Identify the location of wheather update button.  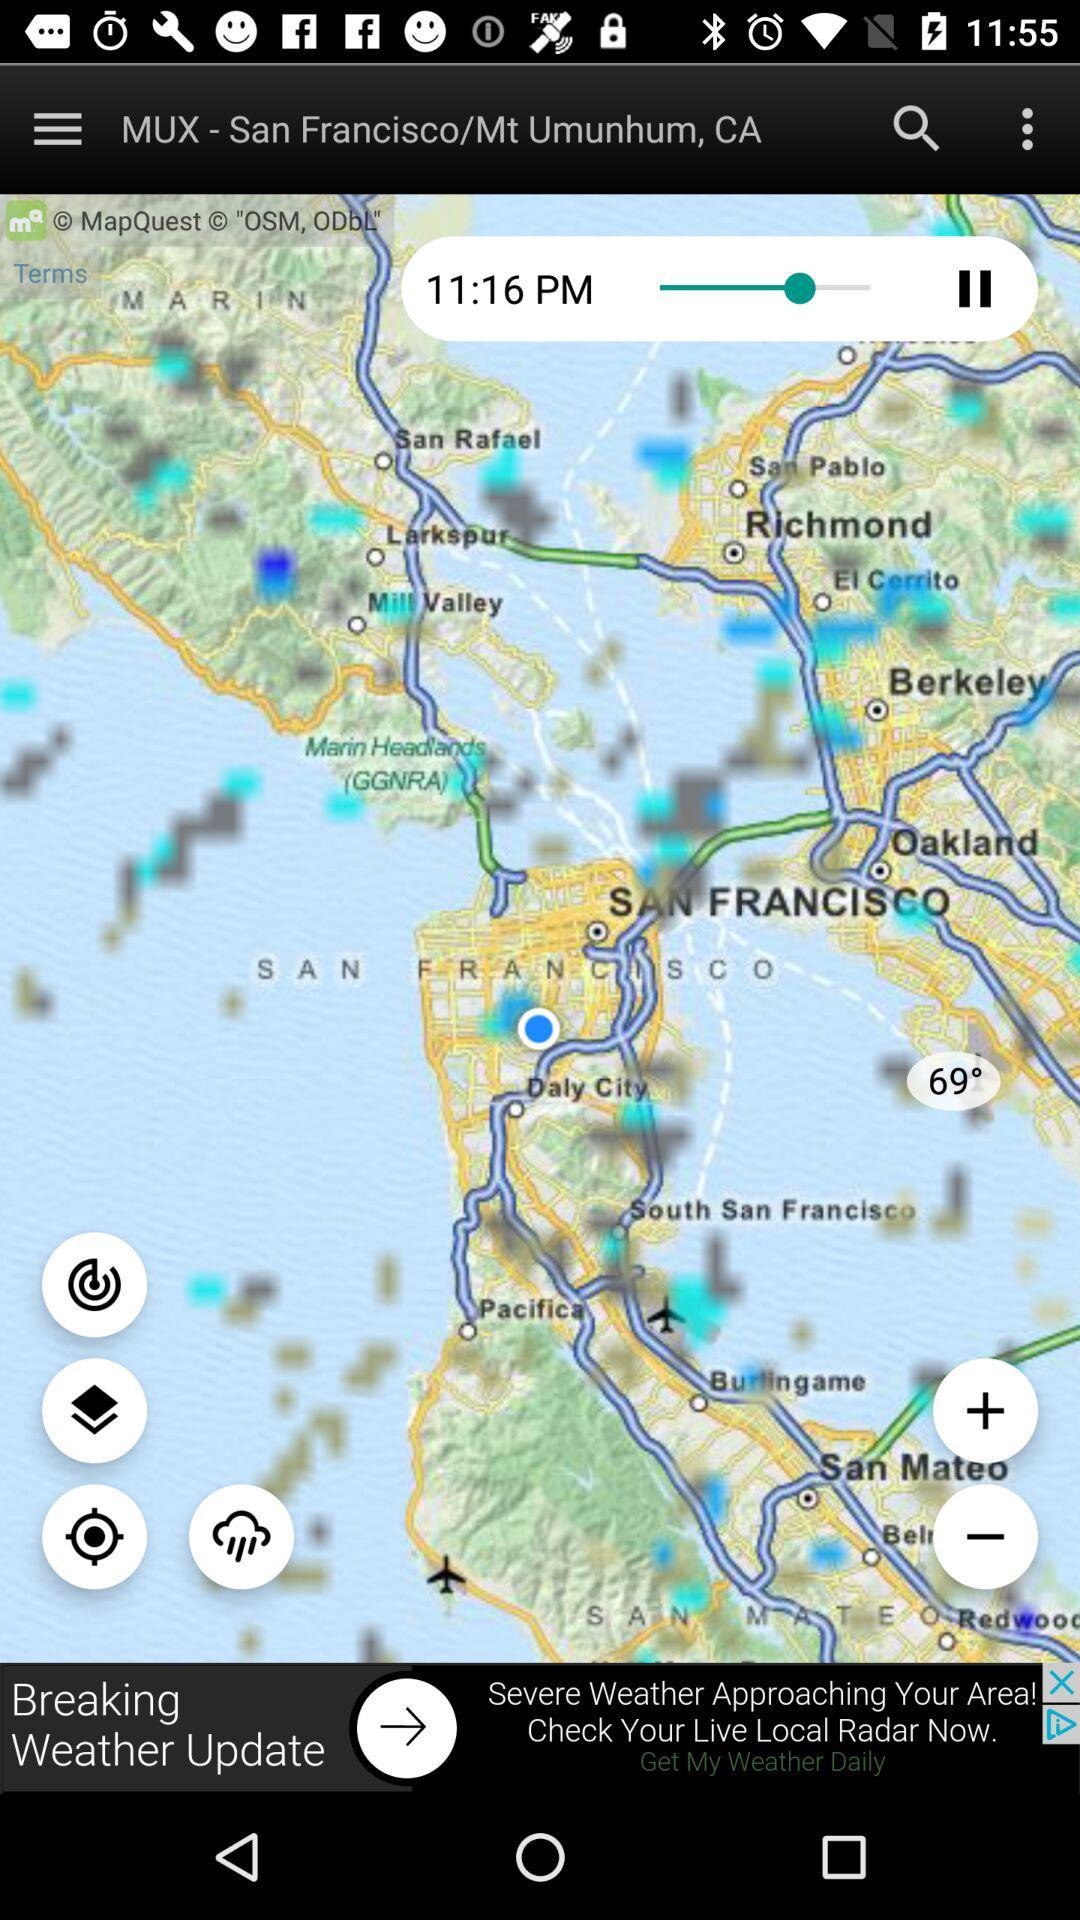
(540, 1727).